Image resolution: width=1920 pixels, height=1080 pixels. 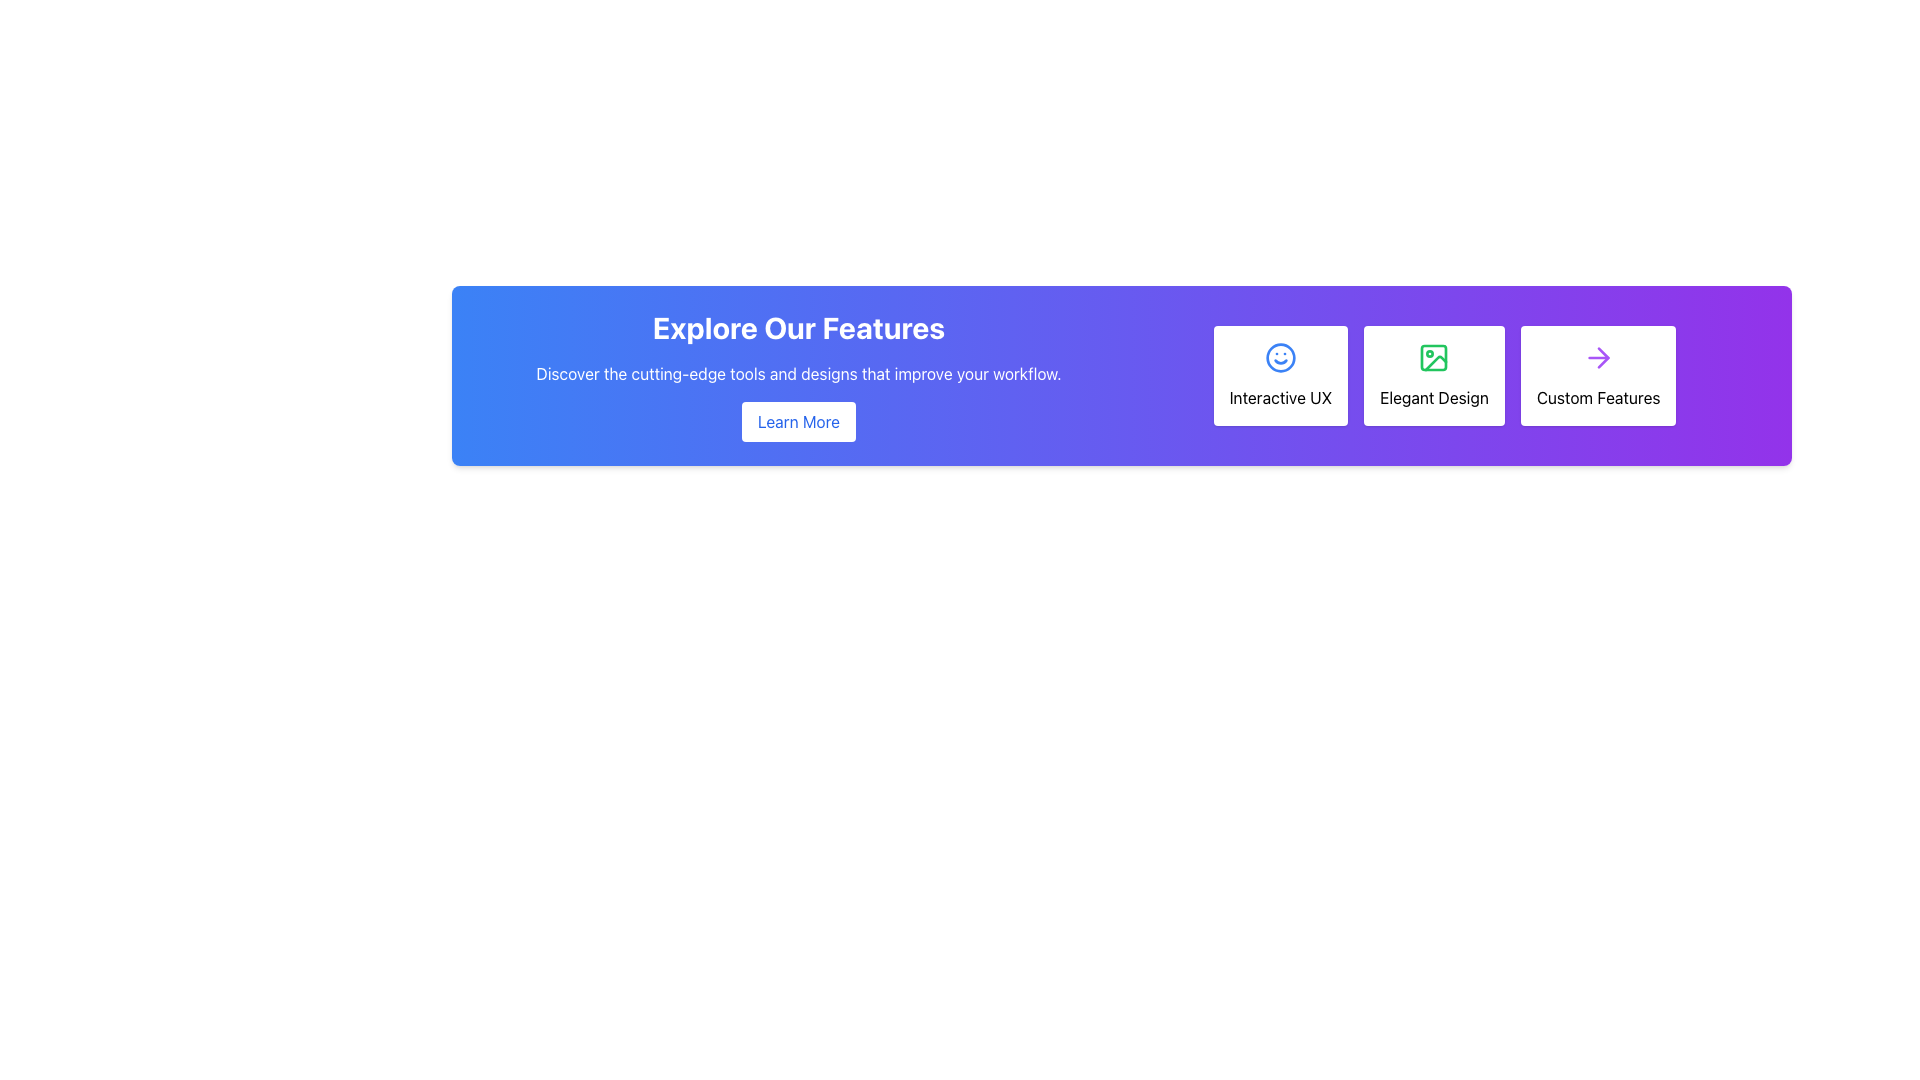 I want to click on the text label at the bottom center of the second card under the 'Explore Our Features' section, so click(x=1433, y=397).